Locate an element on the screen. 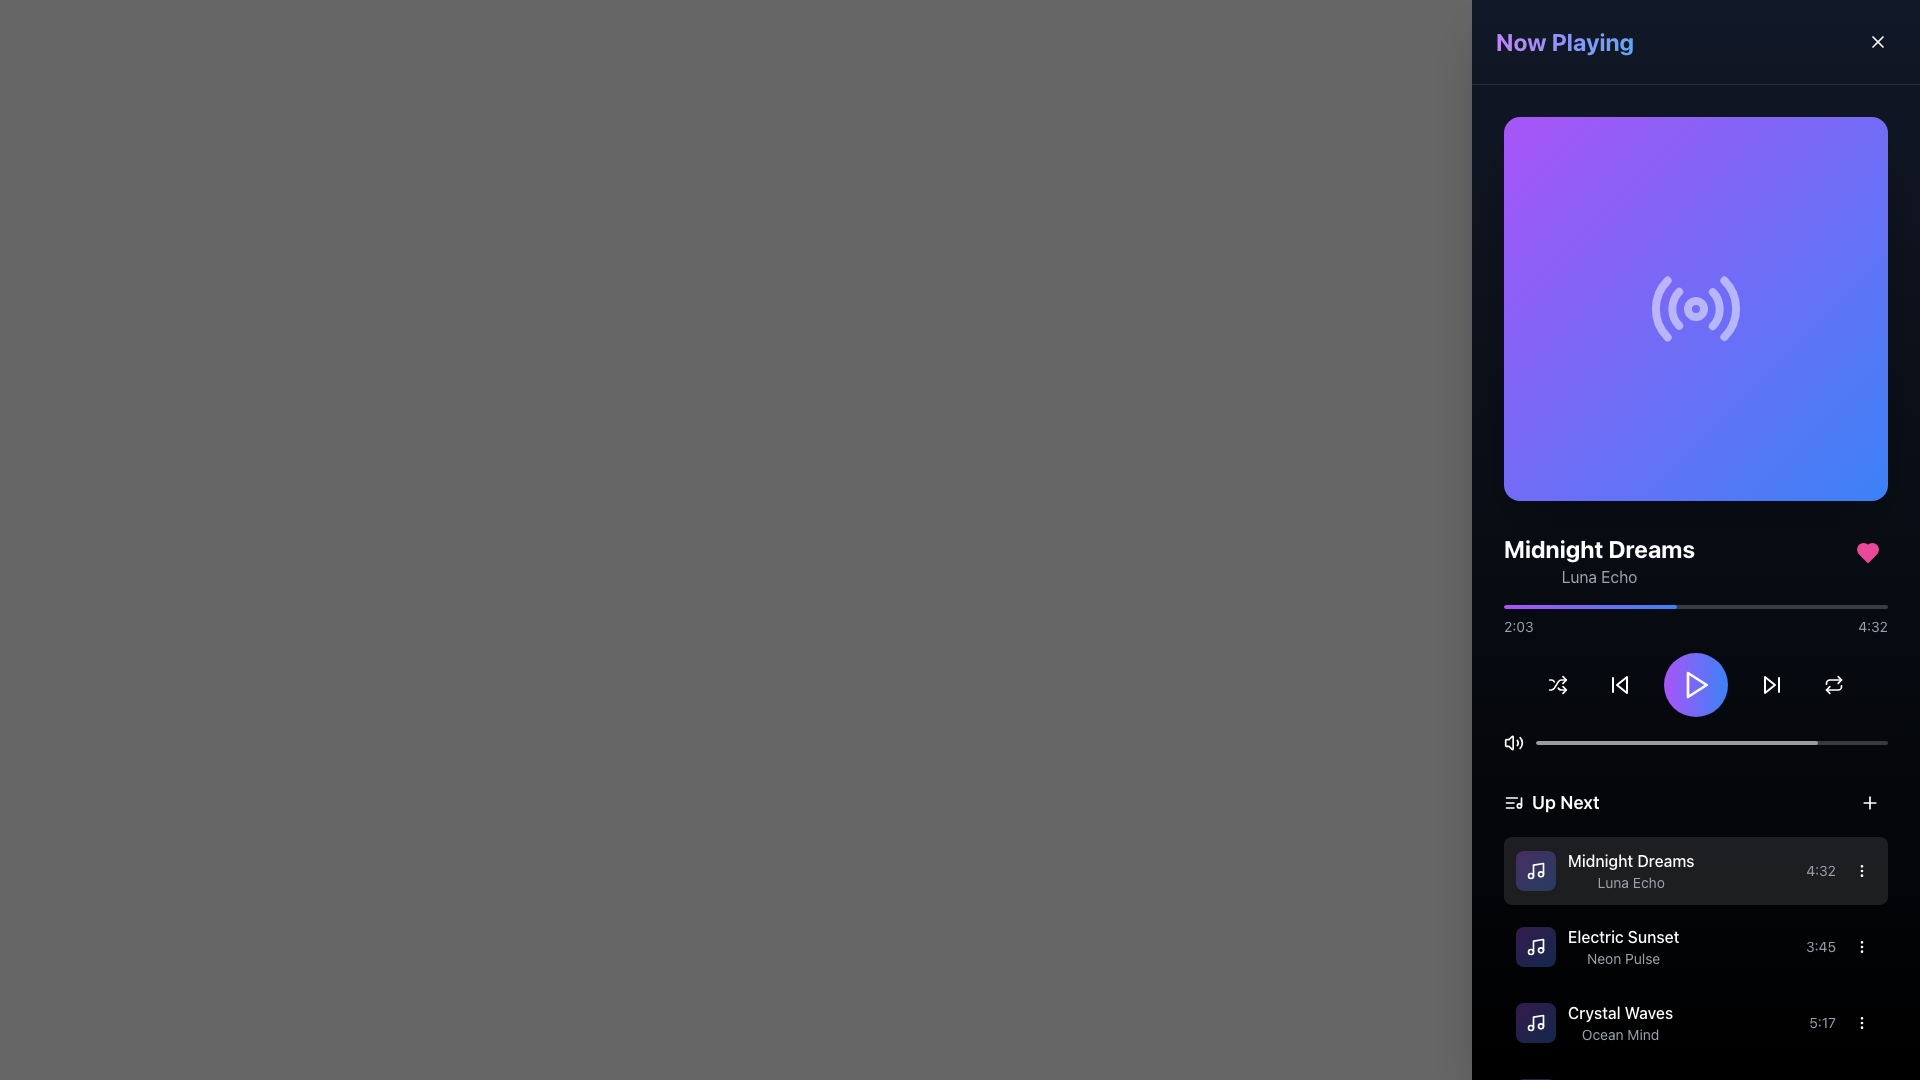 Image resolution: width=1920 pixels, height=1080 pixels. the favorite button located at the top-right corner of the song details section is located at coordinates (1866, 552).